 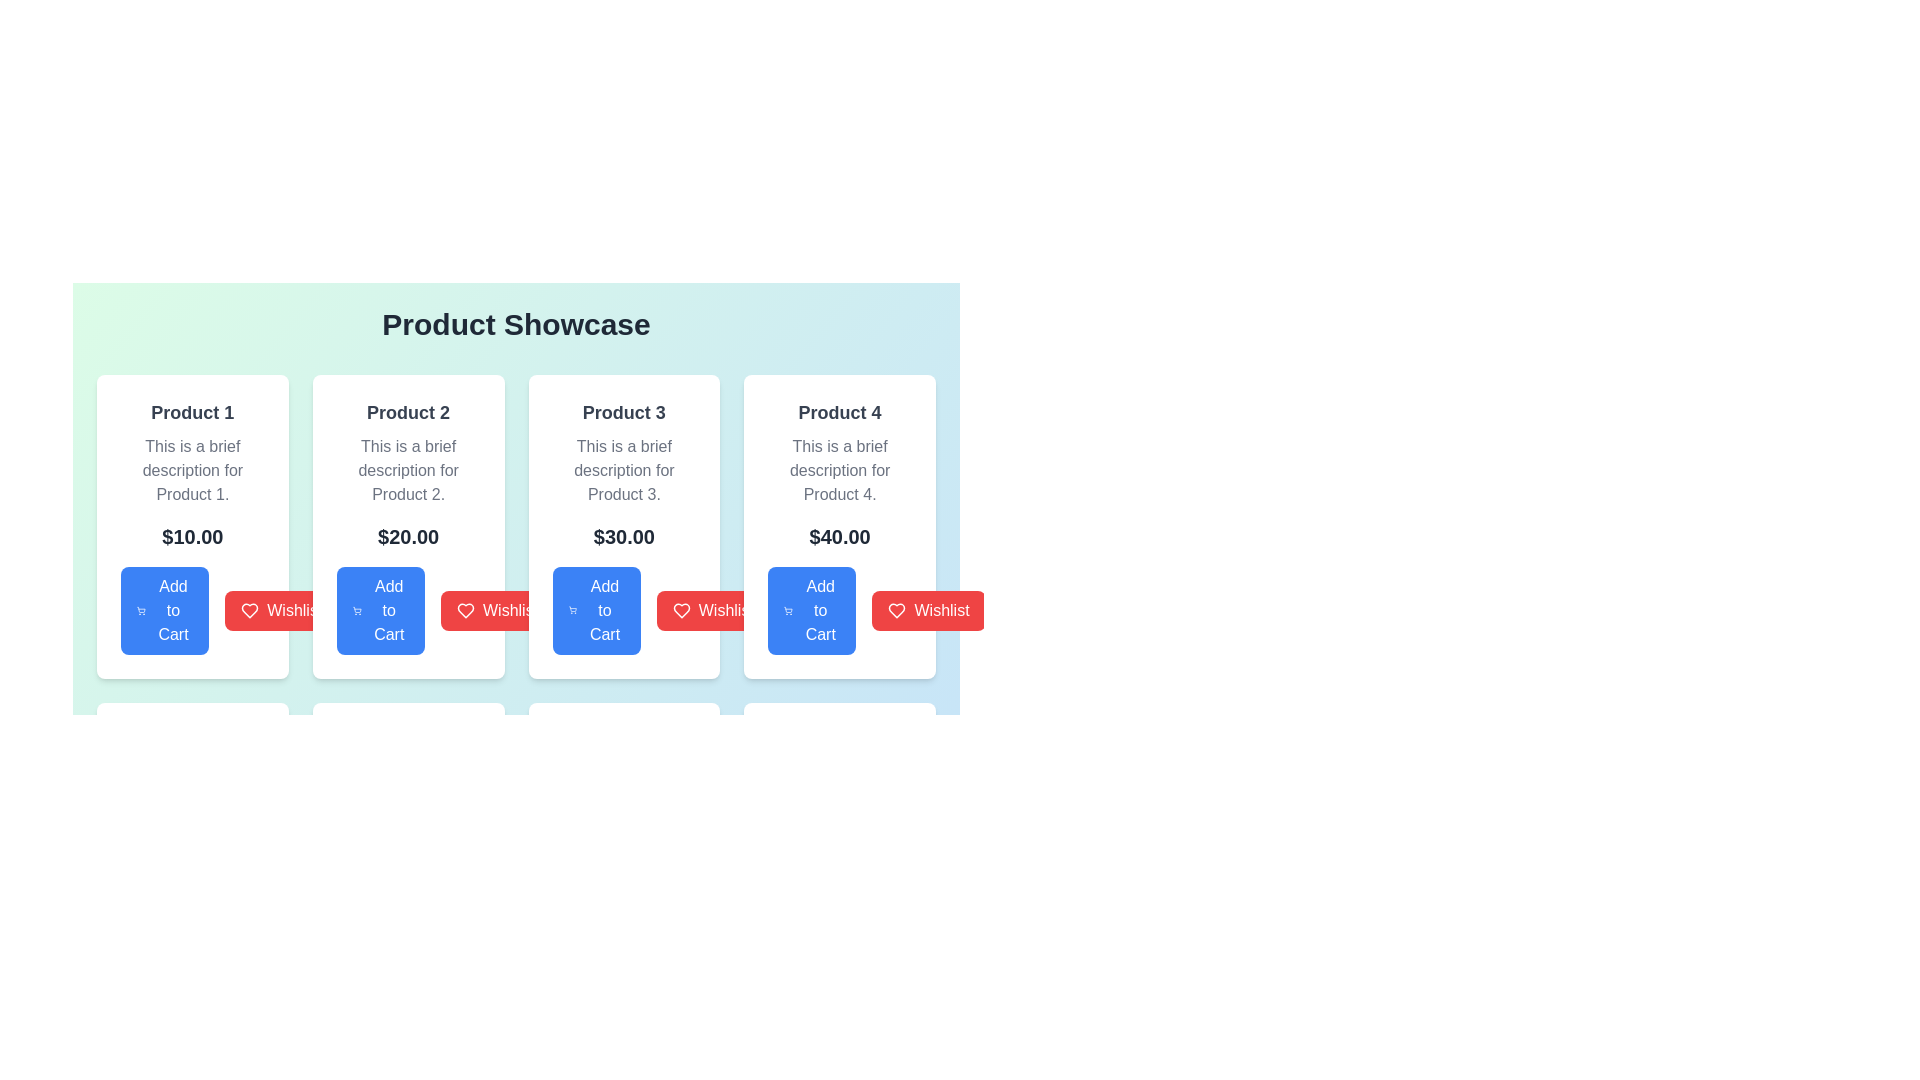 I want to click on the text label displaying 'Wishlist', which is part of a button component for Product 3, styled in white on a red background, so click(x=725, y=609).